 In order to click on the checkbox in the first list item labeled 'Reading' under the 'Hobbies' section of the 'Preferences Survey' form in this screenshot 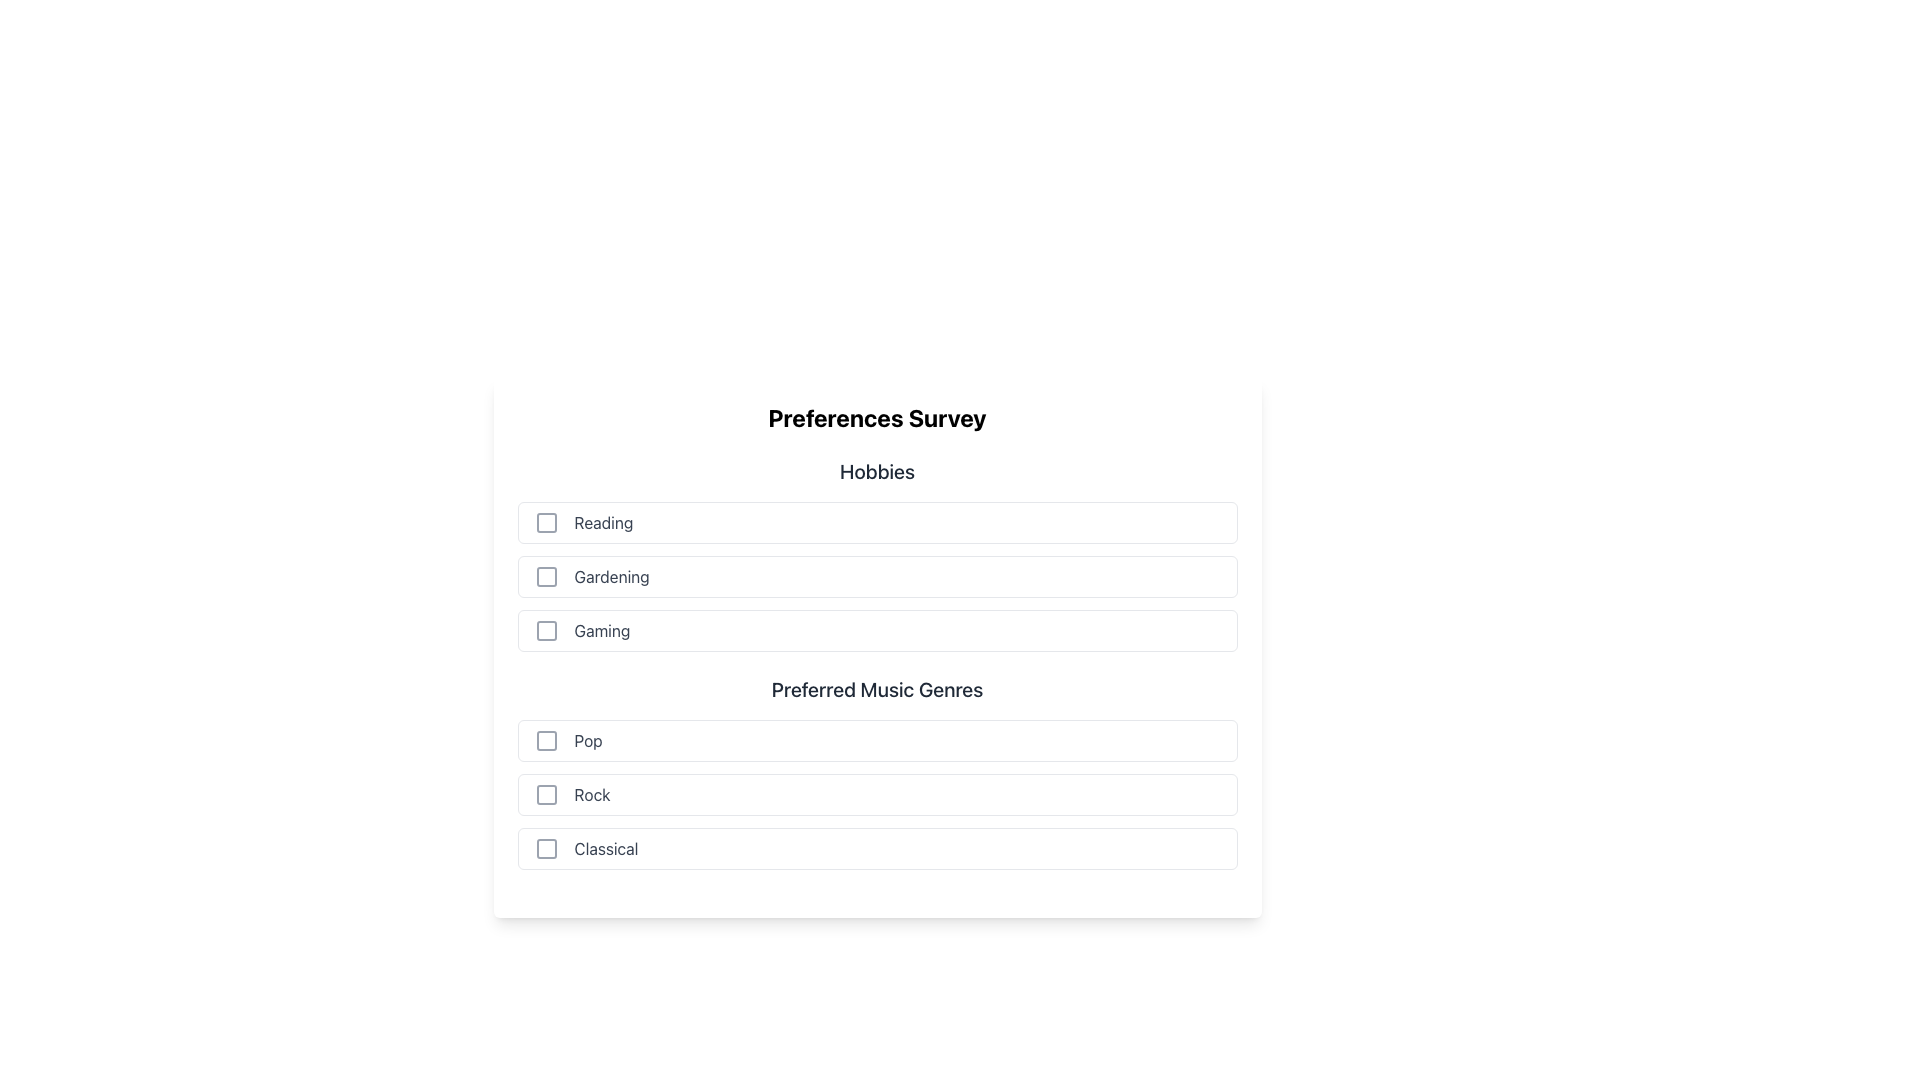, I will do `click(877, 522)`.